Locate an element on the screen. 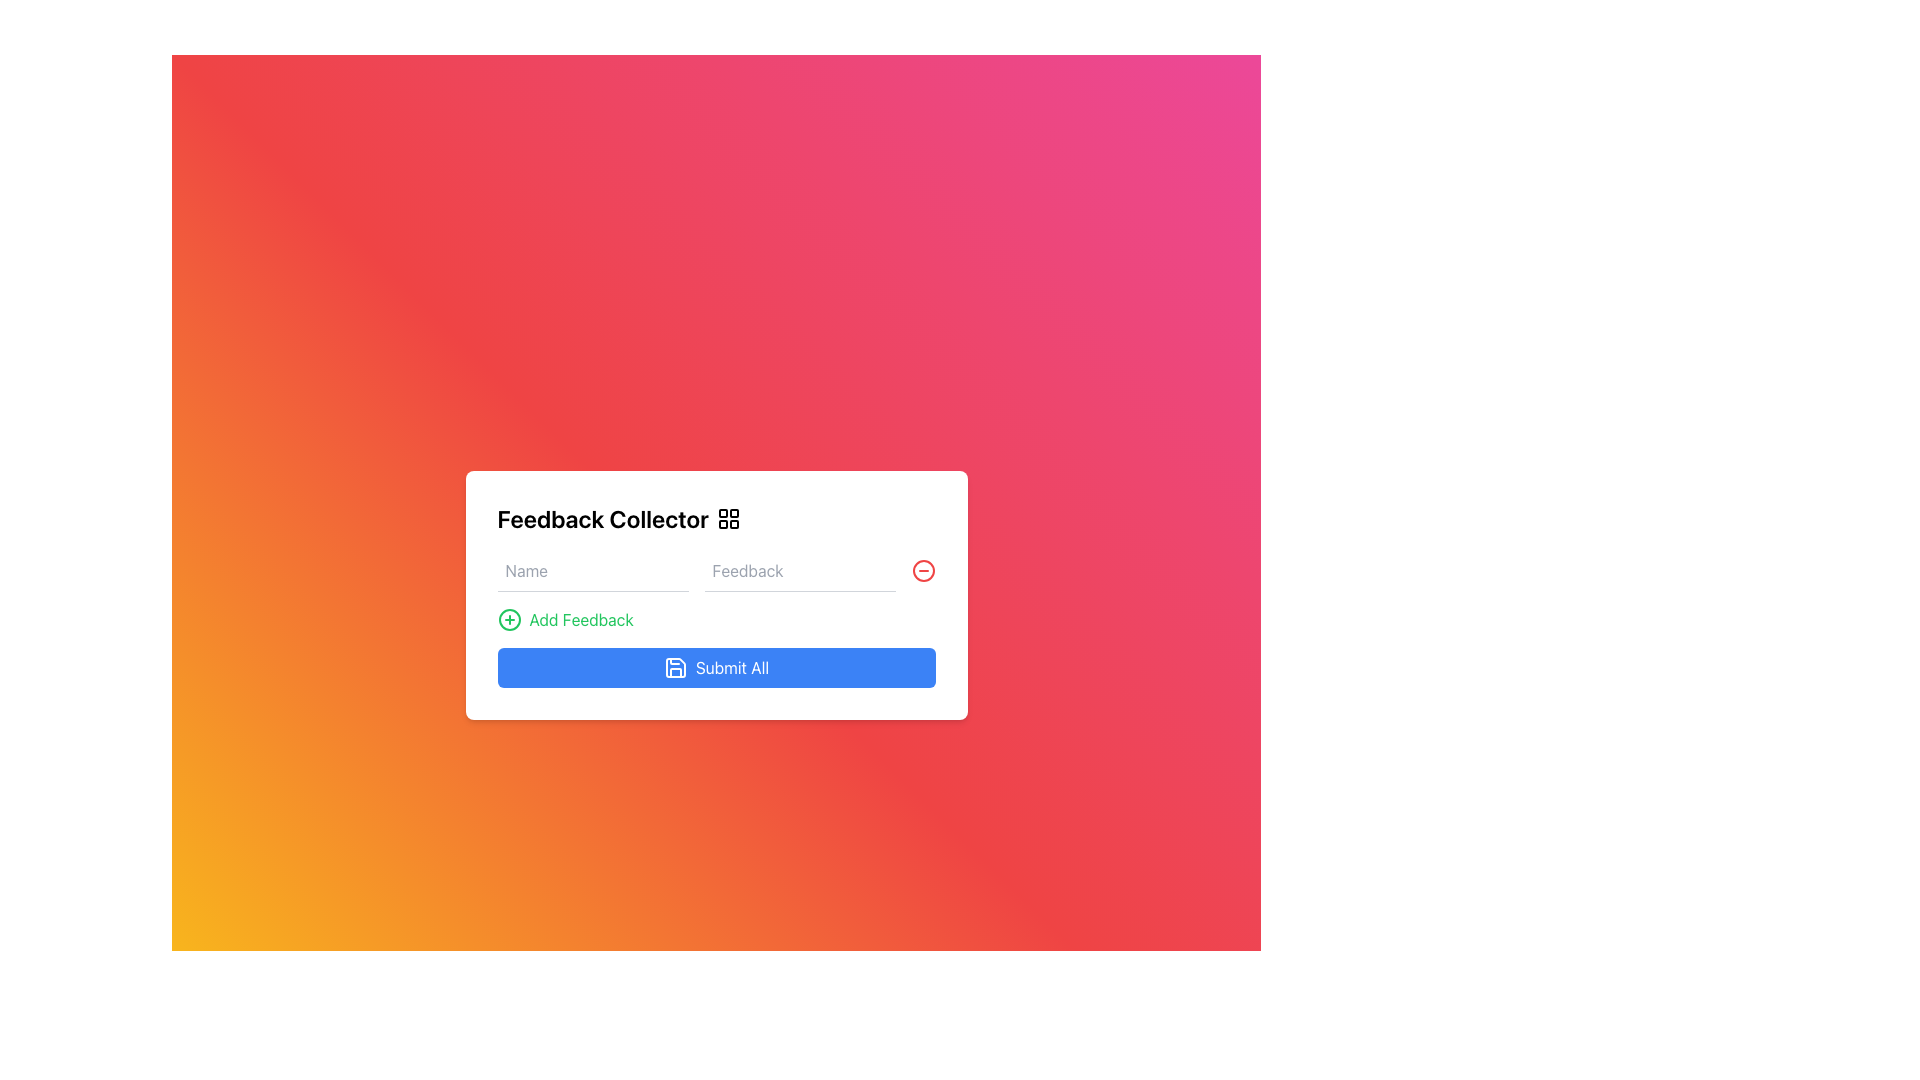 The width and height of the screenshot is (1920, 1080). the circular reset button located in the Form Input Group of the feedback form, positioned above the 'Add Feedback' button and below the header text 'Feedback Collector' is located at coordinates (716, 570).